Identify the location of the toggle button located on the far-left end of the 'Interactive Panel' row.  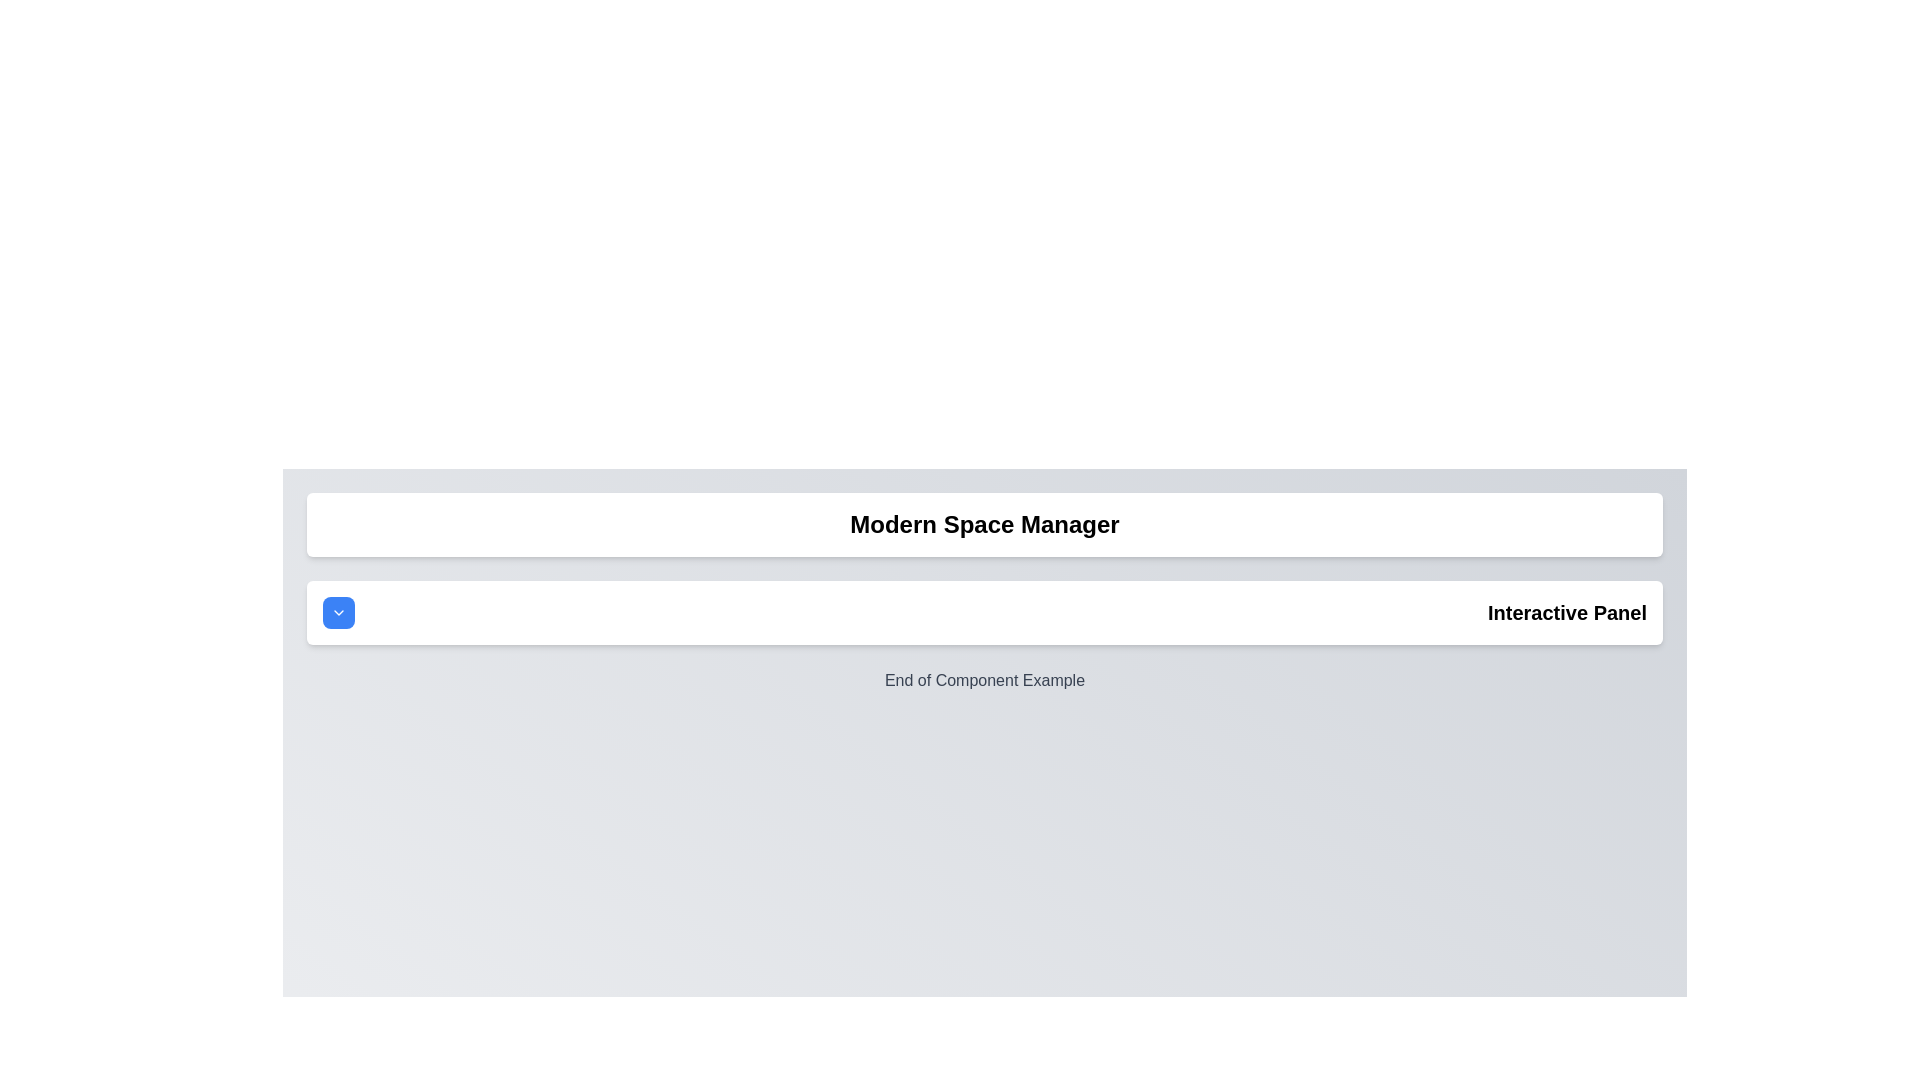
(339, 612).